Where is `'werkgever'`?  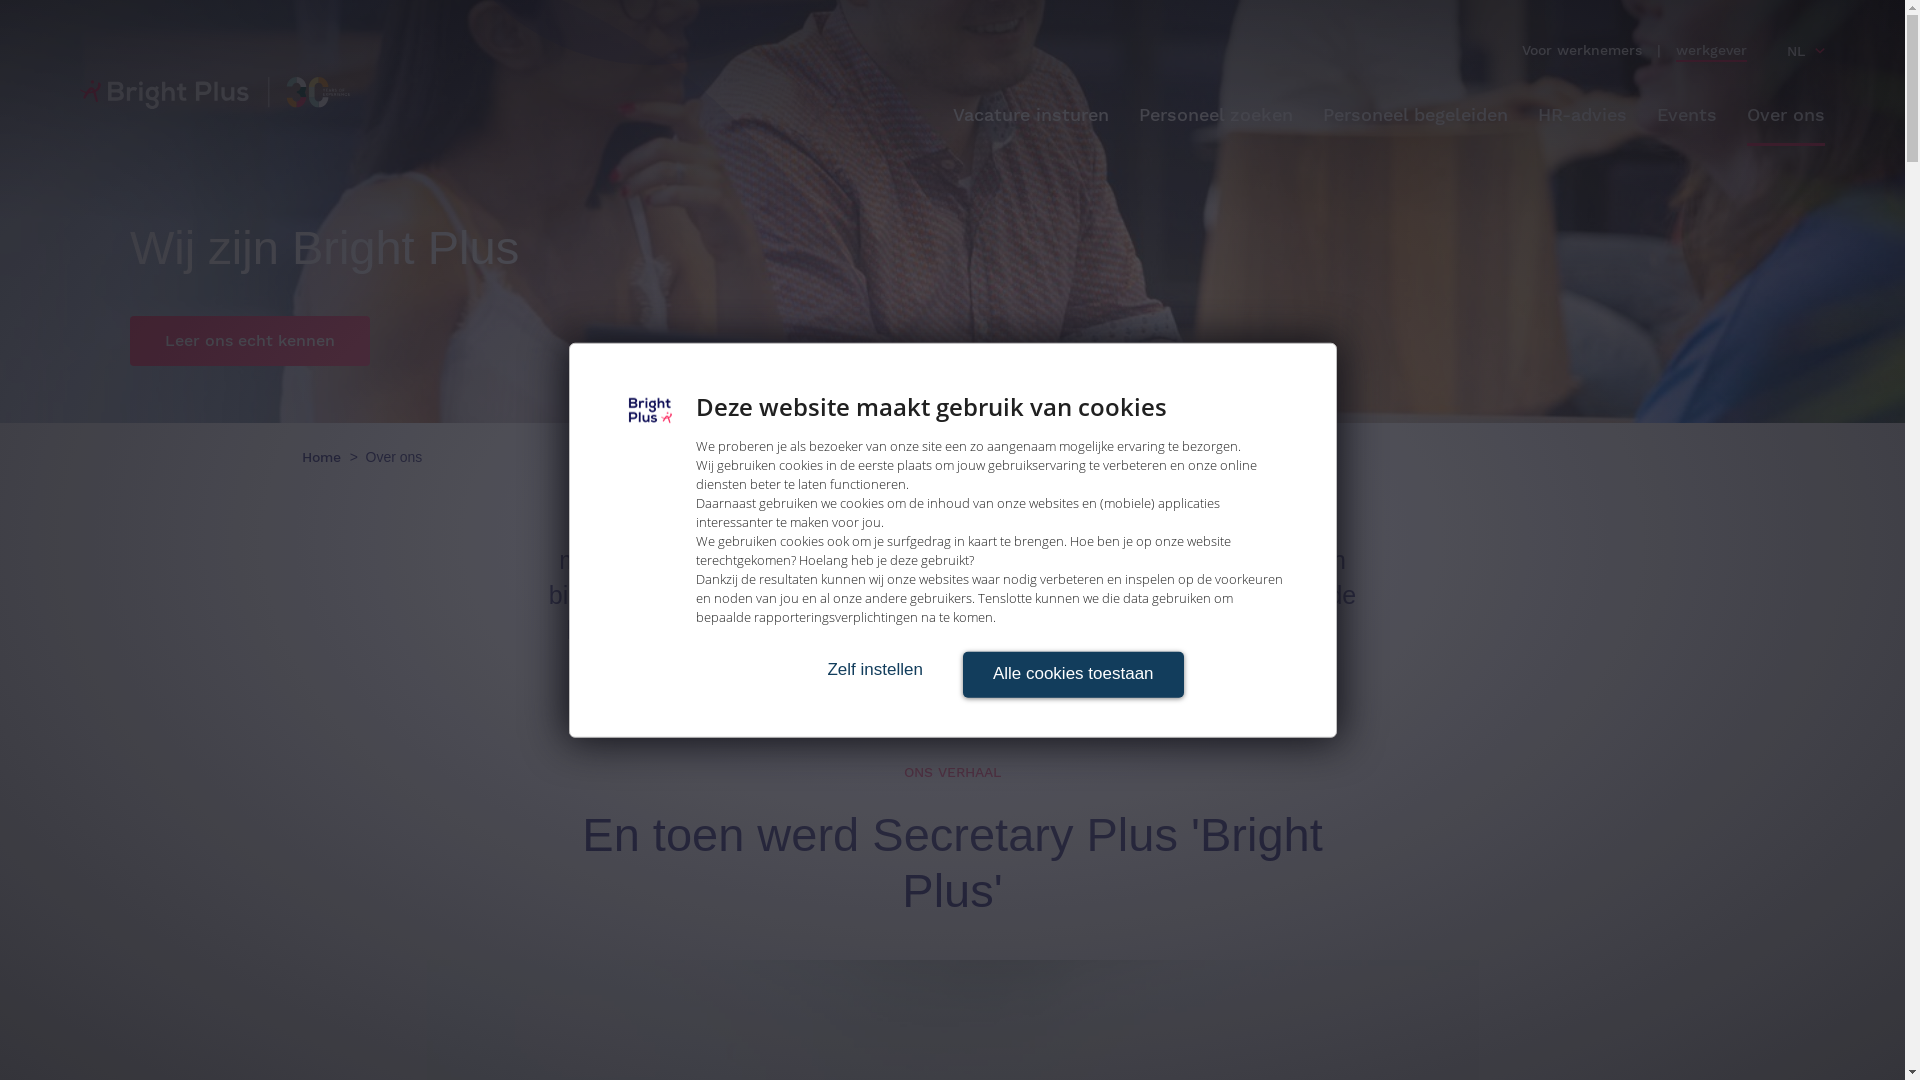 'werkgever' is located at coordinates (1710, 49).